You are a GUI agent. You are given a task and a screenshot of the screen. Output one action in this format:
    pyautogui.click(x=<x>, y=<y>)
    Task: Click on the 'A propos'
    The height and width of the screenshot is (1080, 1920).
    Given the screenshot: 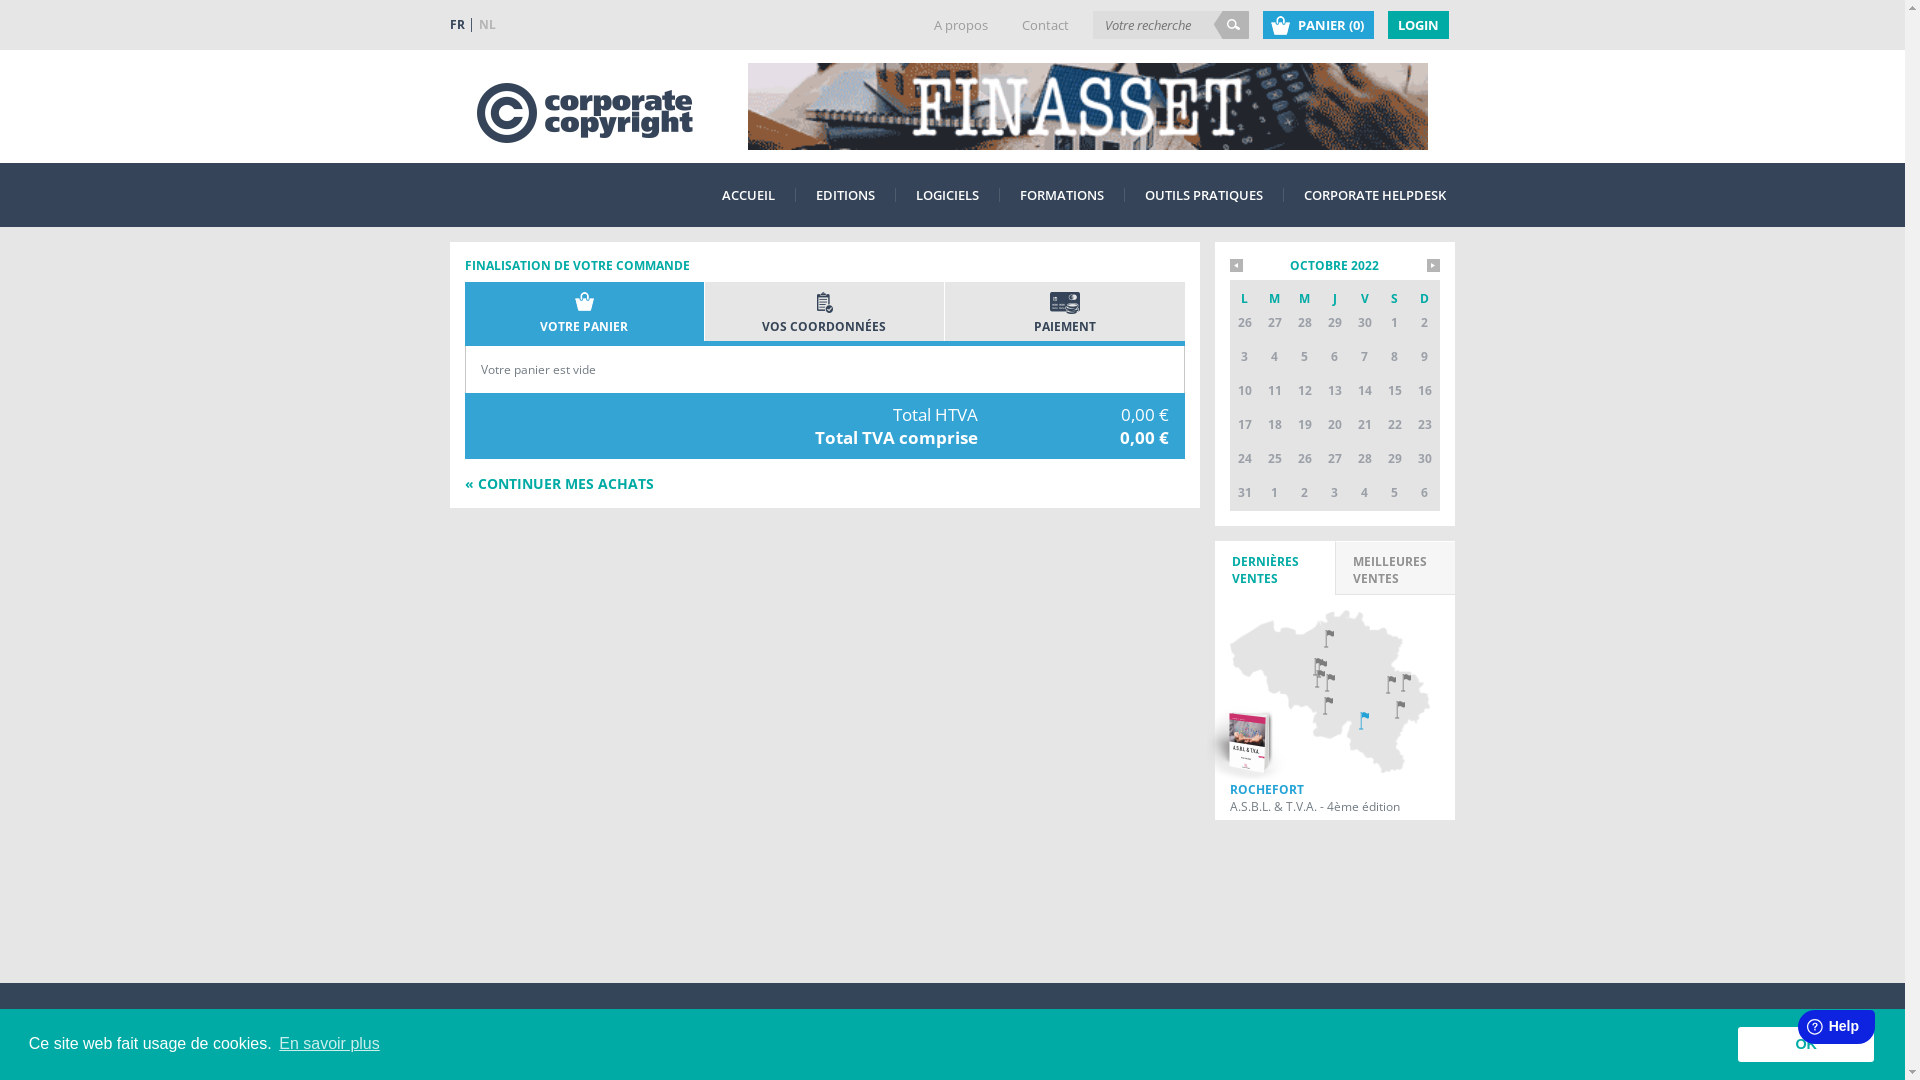 What is the action you would take?
    pyautogui.click(x=960, y=24)
    